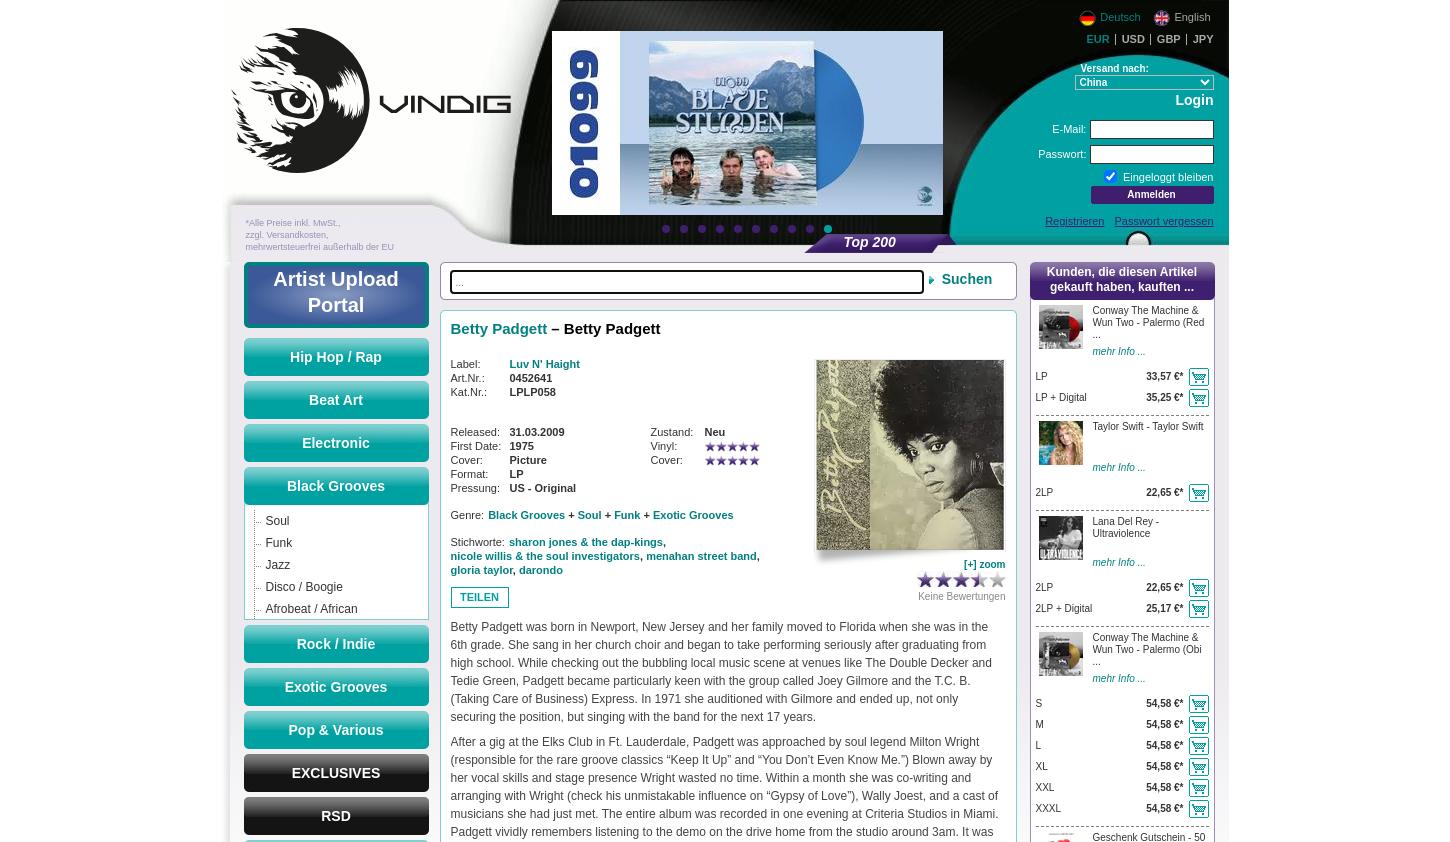 Image resolution: width=1450 pixels, height=842 pixels. Describe the element at coordinates (1096, 14) in the screenshot. I see `'Deutsch'` at that location.